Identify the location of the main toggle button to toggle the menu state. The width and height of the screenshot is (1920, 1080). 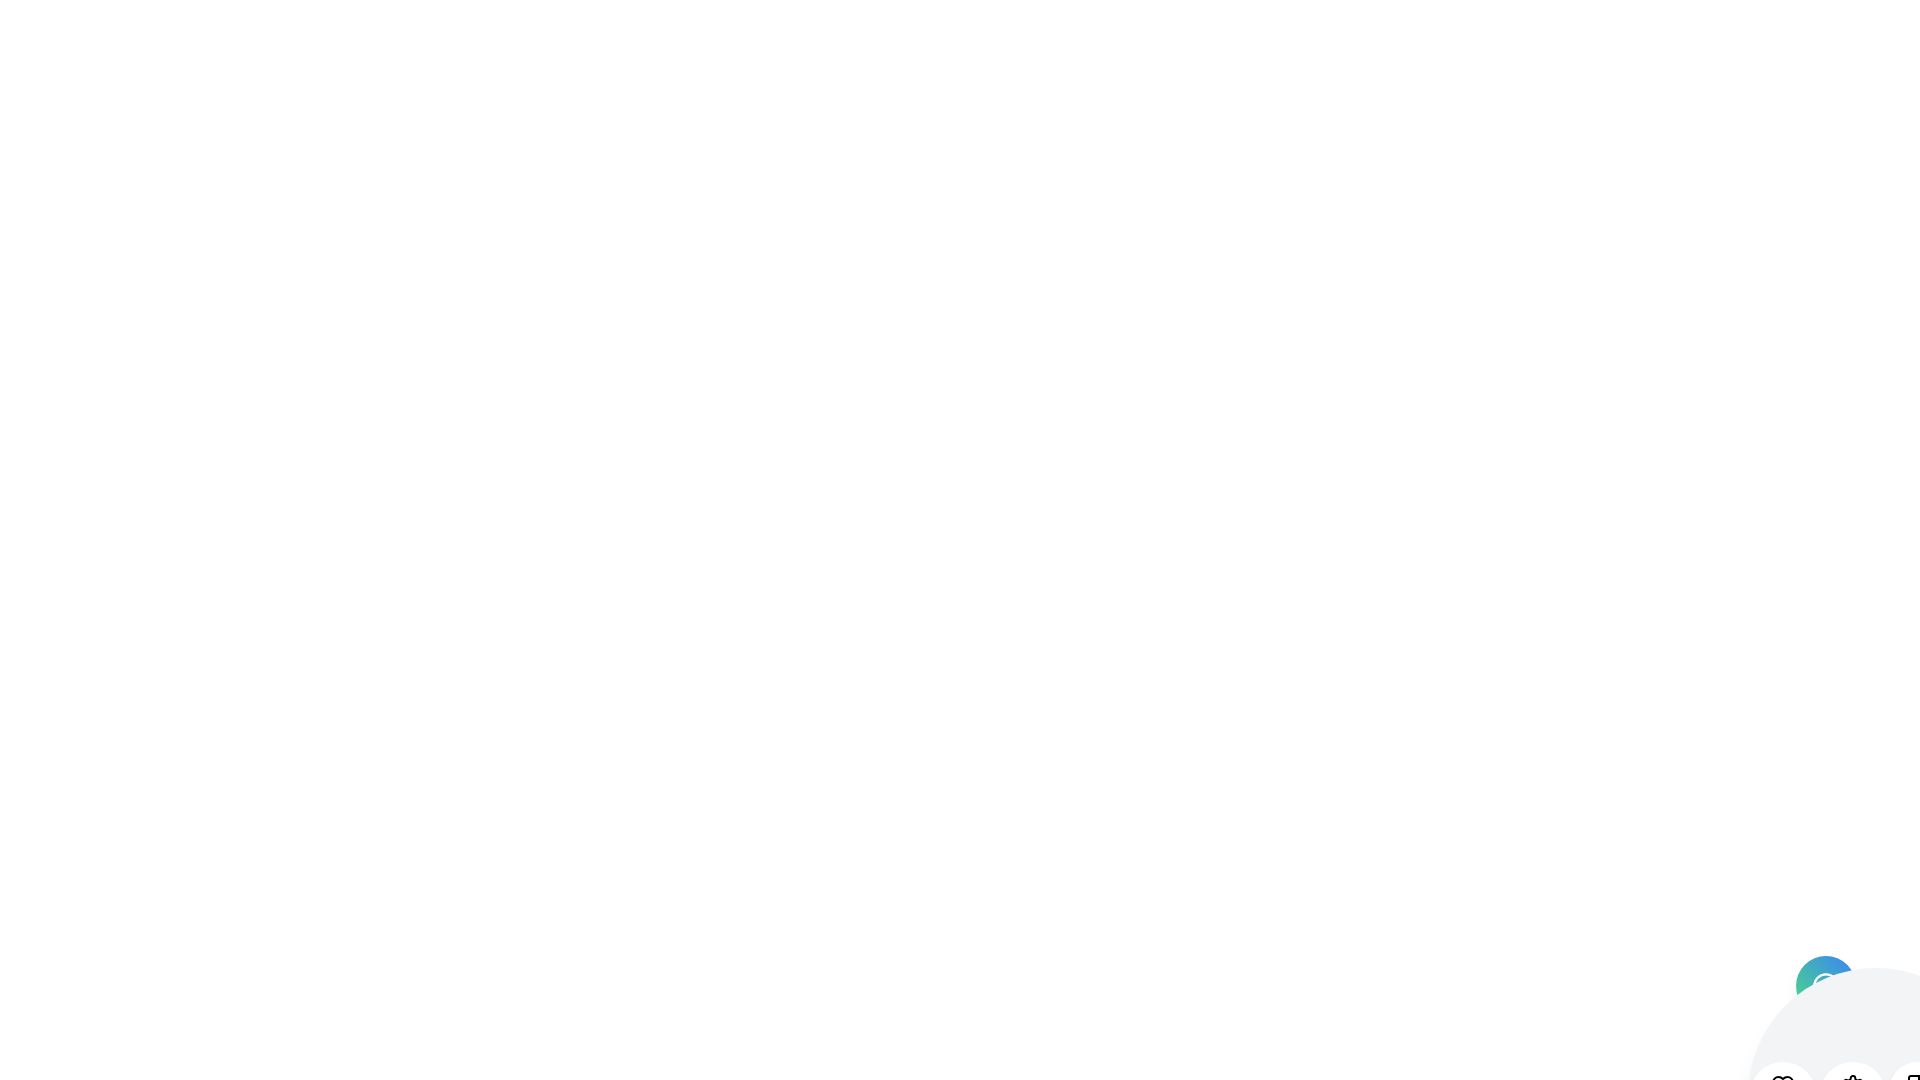
(1825, 985).